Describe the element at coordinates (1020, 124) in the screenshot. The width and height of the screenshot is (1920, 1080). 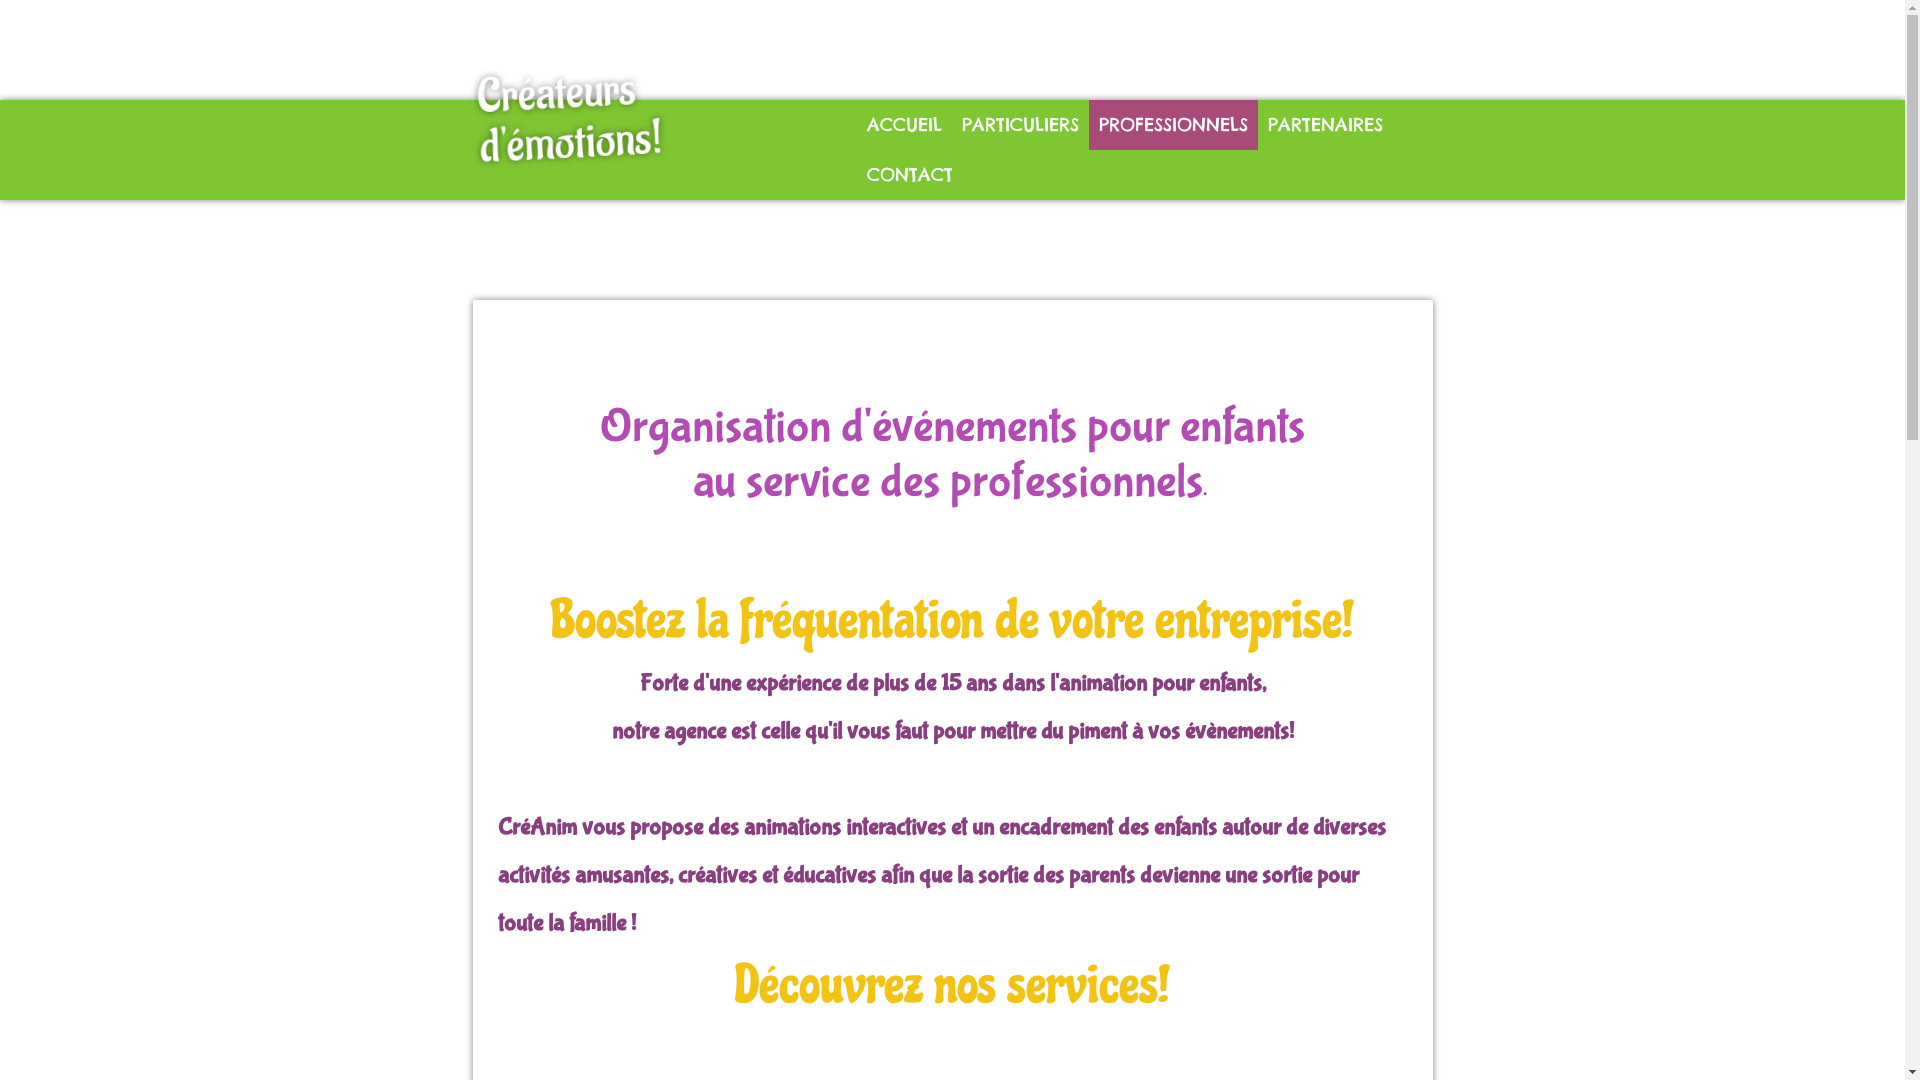
I see `'PARTICULIERS'` at that location.